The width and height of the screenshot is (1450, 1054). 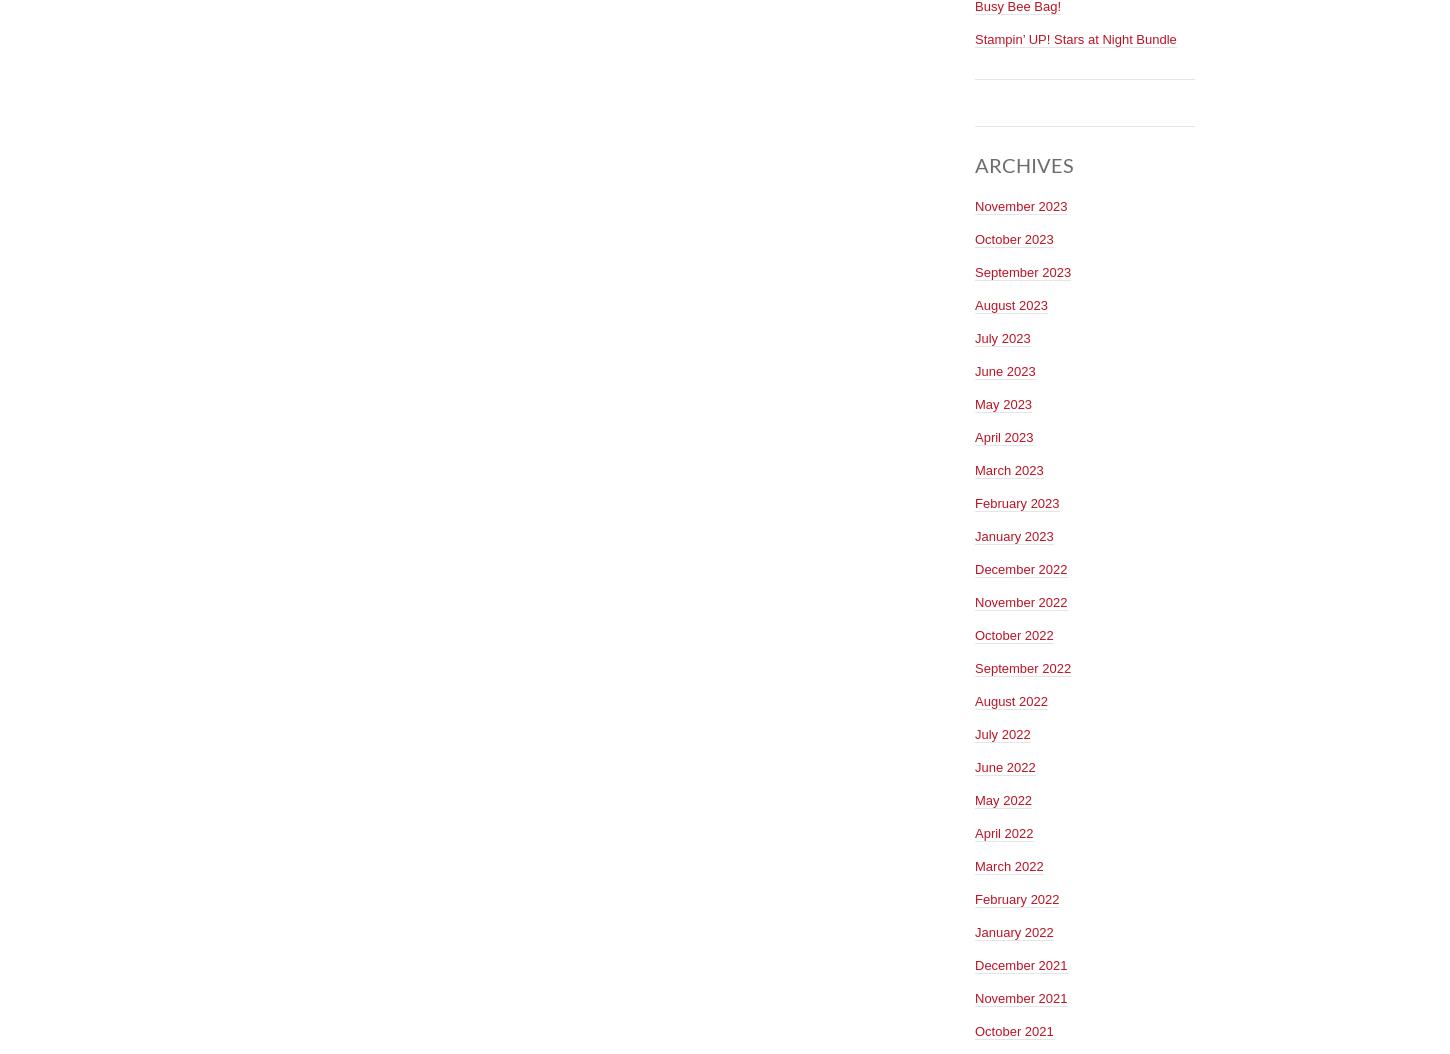 I want to click on 'July 2022', so click(x=974, y=732).